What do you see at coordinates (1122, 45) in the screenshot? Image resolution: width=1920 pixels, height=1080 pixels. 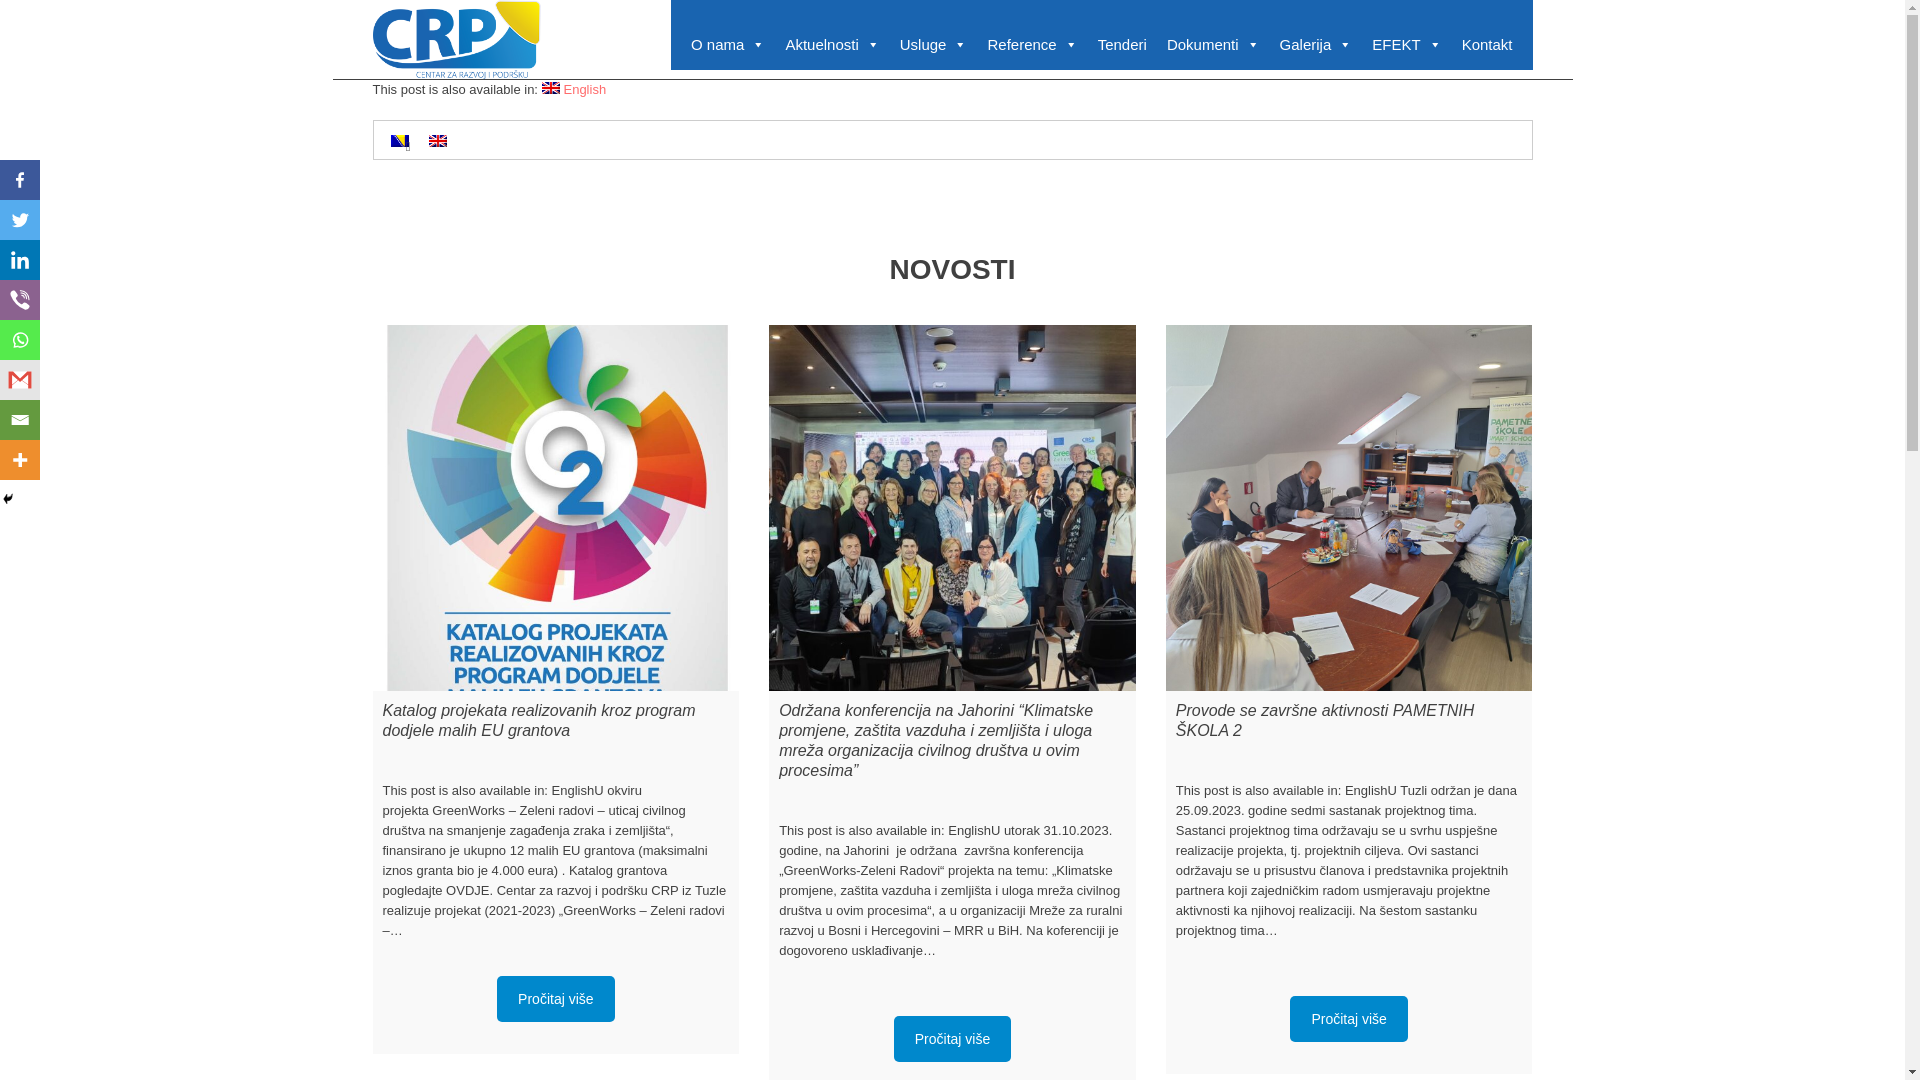 I see `'Tenderi'` at bounding box center [1122, 45].